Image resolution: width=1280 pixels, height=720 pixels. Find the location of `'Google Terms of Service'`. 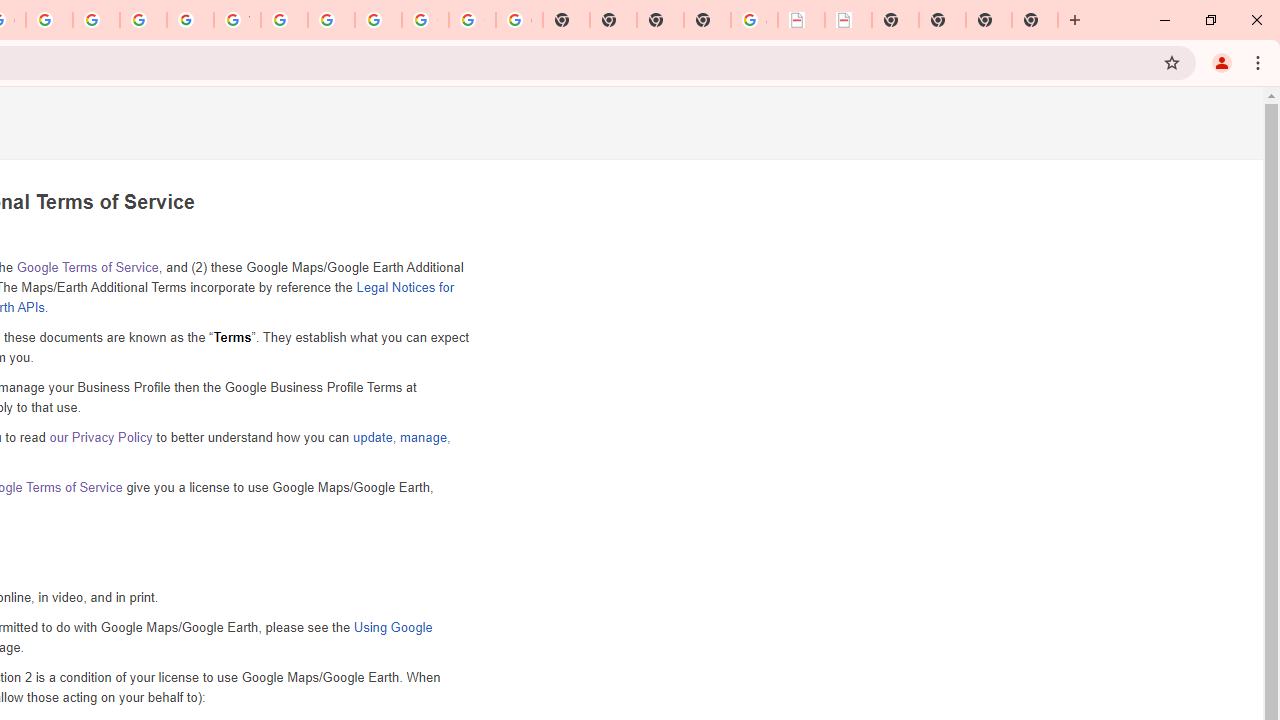

'Google Terms of Service' is located at coordinates (86, 266).